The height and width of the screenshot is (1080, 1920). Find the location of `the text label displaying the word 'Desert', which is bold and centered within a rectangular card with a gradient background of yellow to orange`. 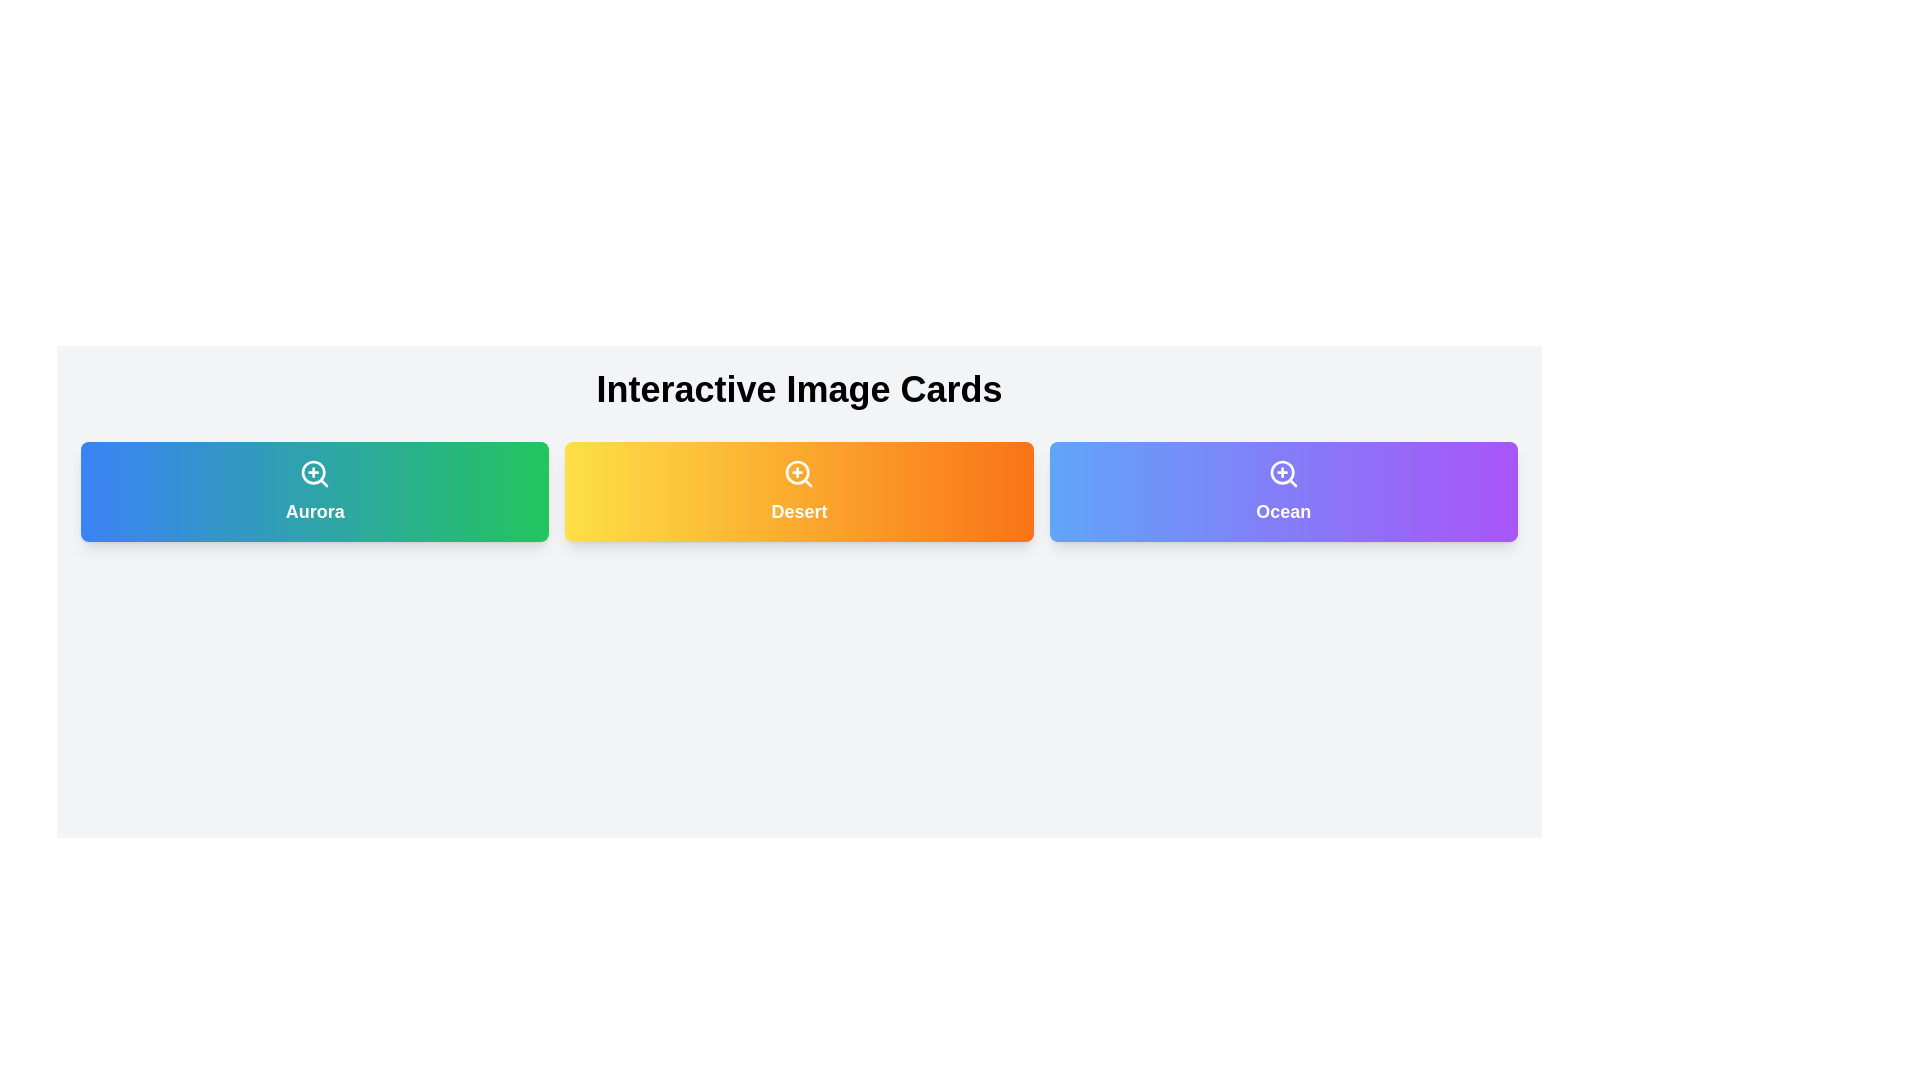

the text label displaying the word 'Desert', which is bold and centered within a rectangular card with a gradient background of yellow to orange is located at coordinates (798, 511).